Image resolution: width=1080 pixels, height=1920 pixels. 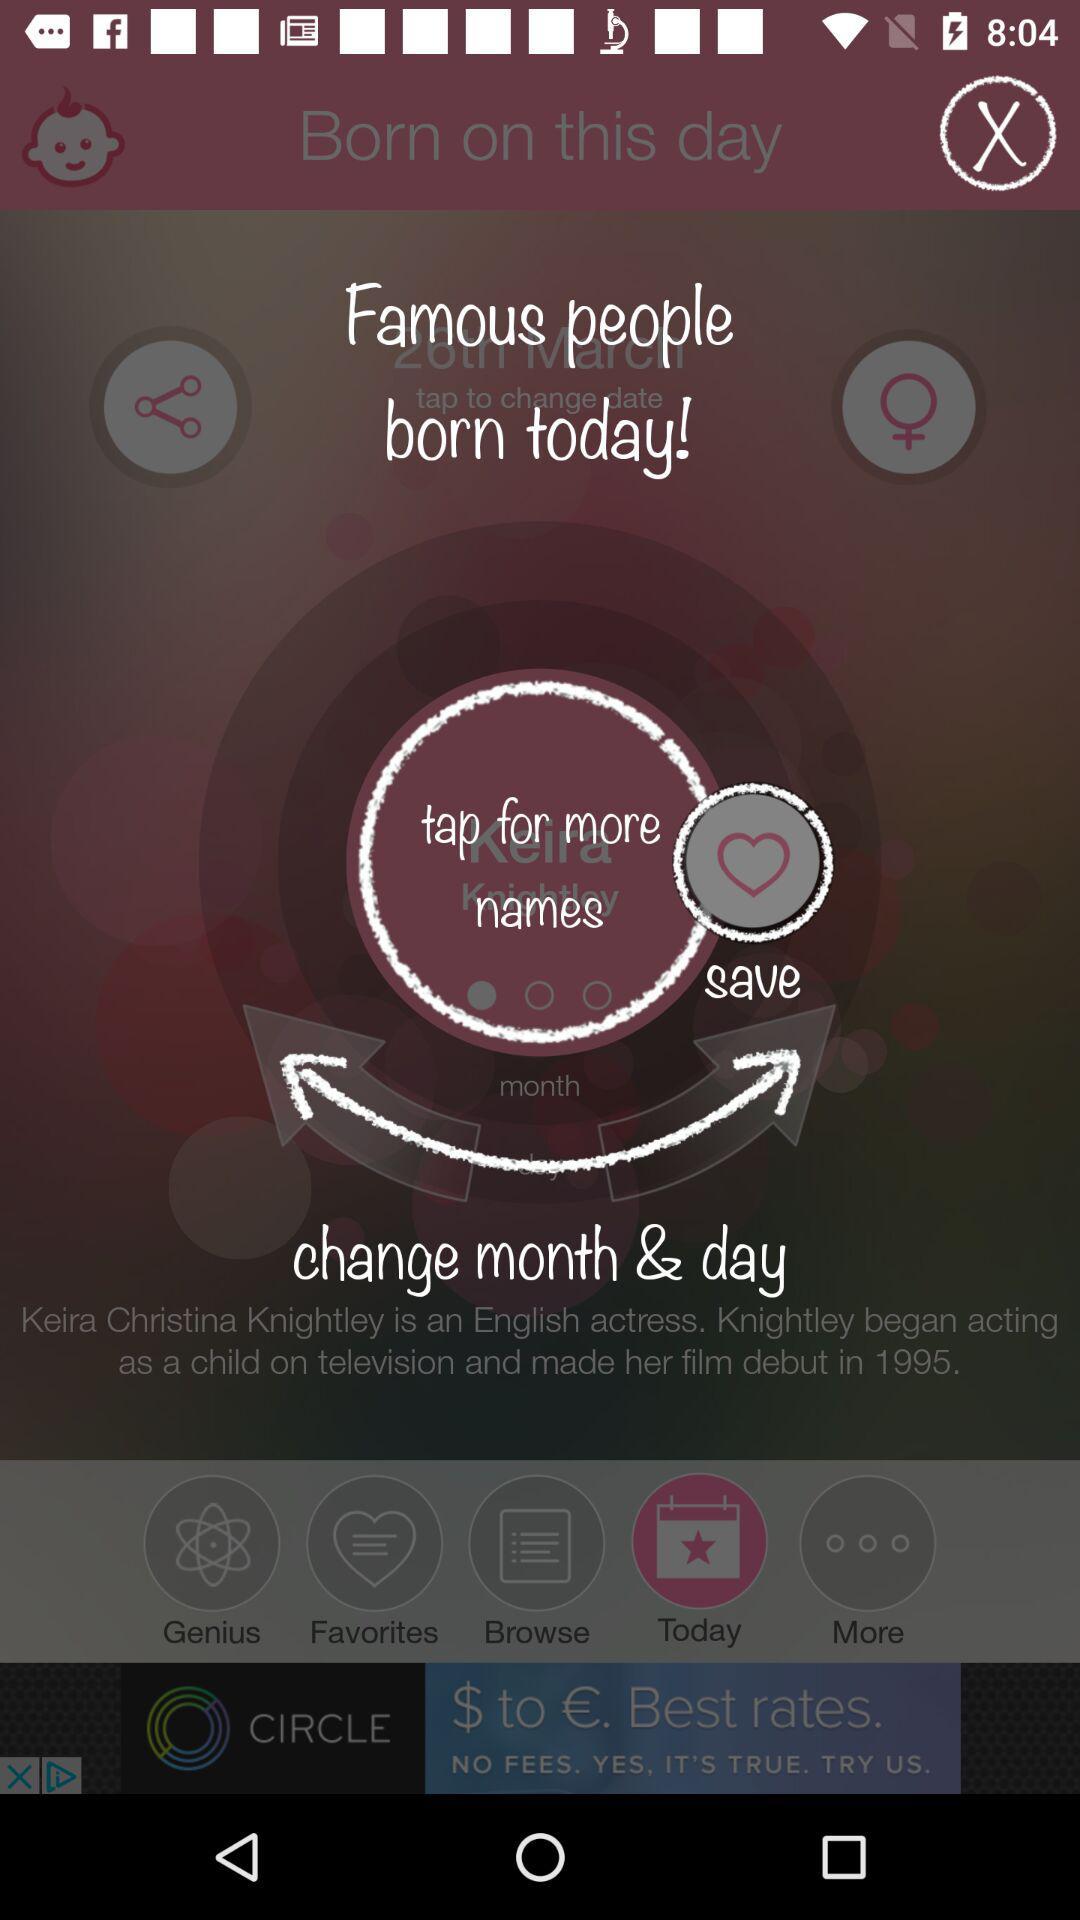 I want to click on open more names of famous people born today, so click(x=540, y=862).